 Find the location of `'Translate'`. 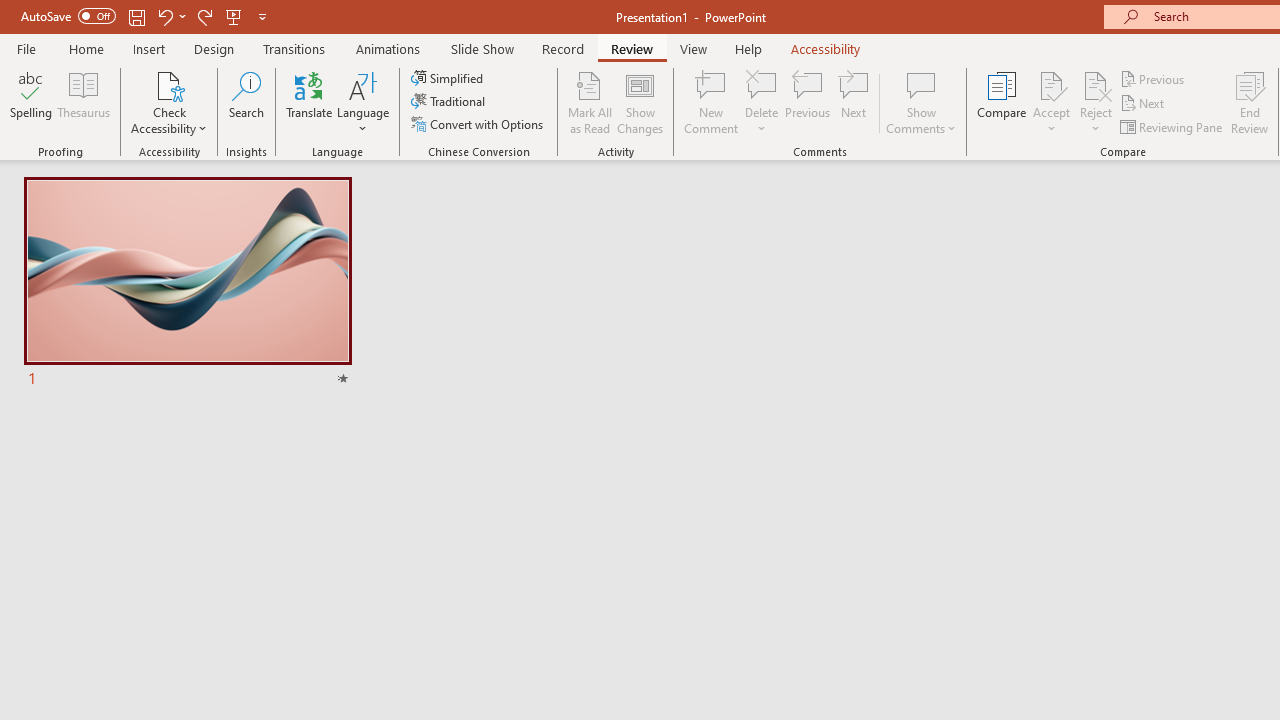

'Translate' is located at coordinates (308, 103).